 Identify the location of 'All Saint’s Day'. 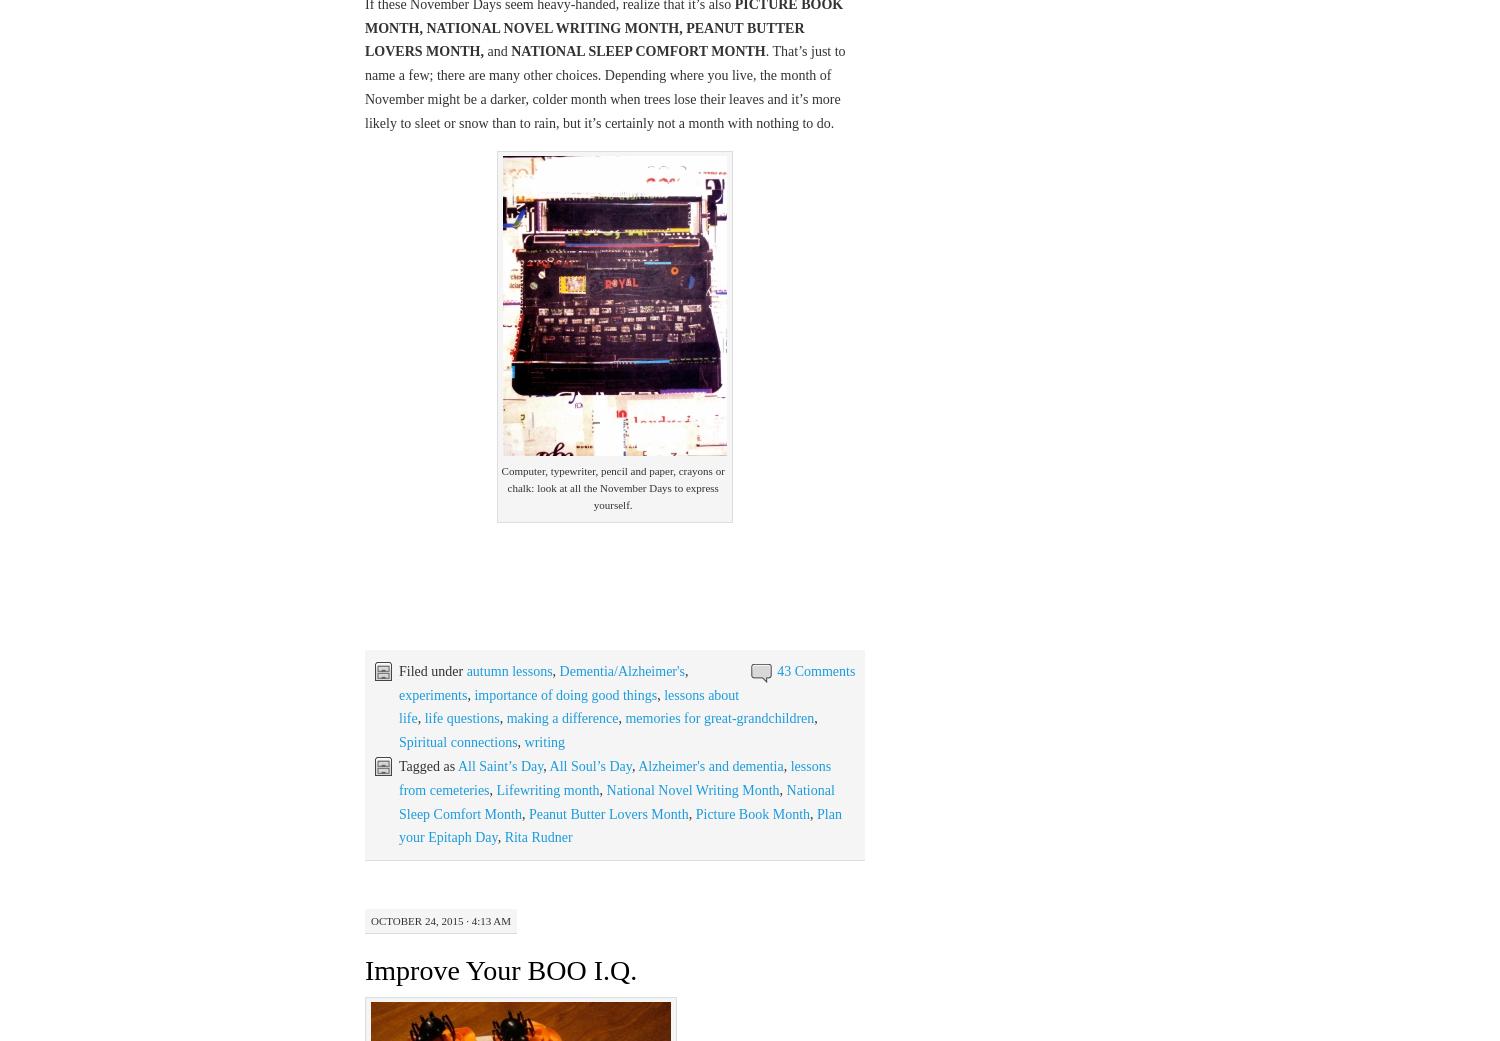
(498, 766).